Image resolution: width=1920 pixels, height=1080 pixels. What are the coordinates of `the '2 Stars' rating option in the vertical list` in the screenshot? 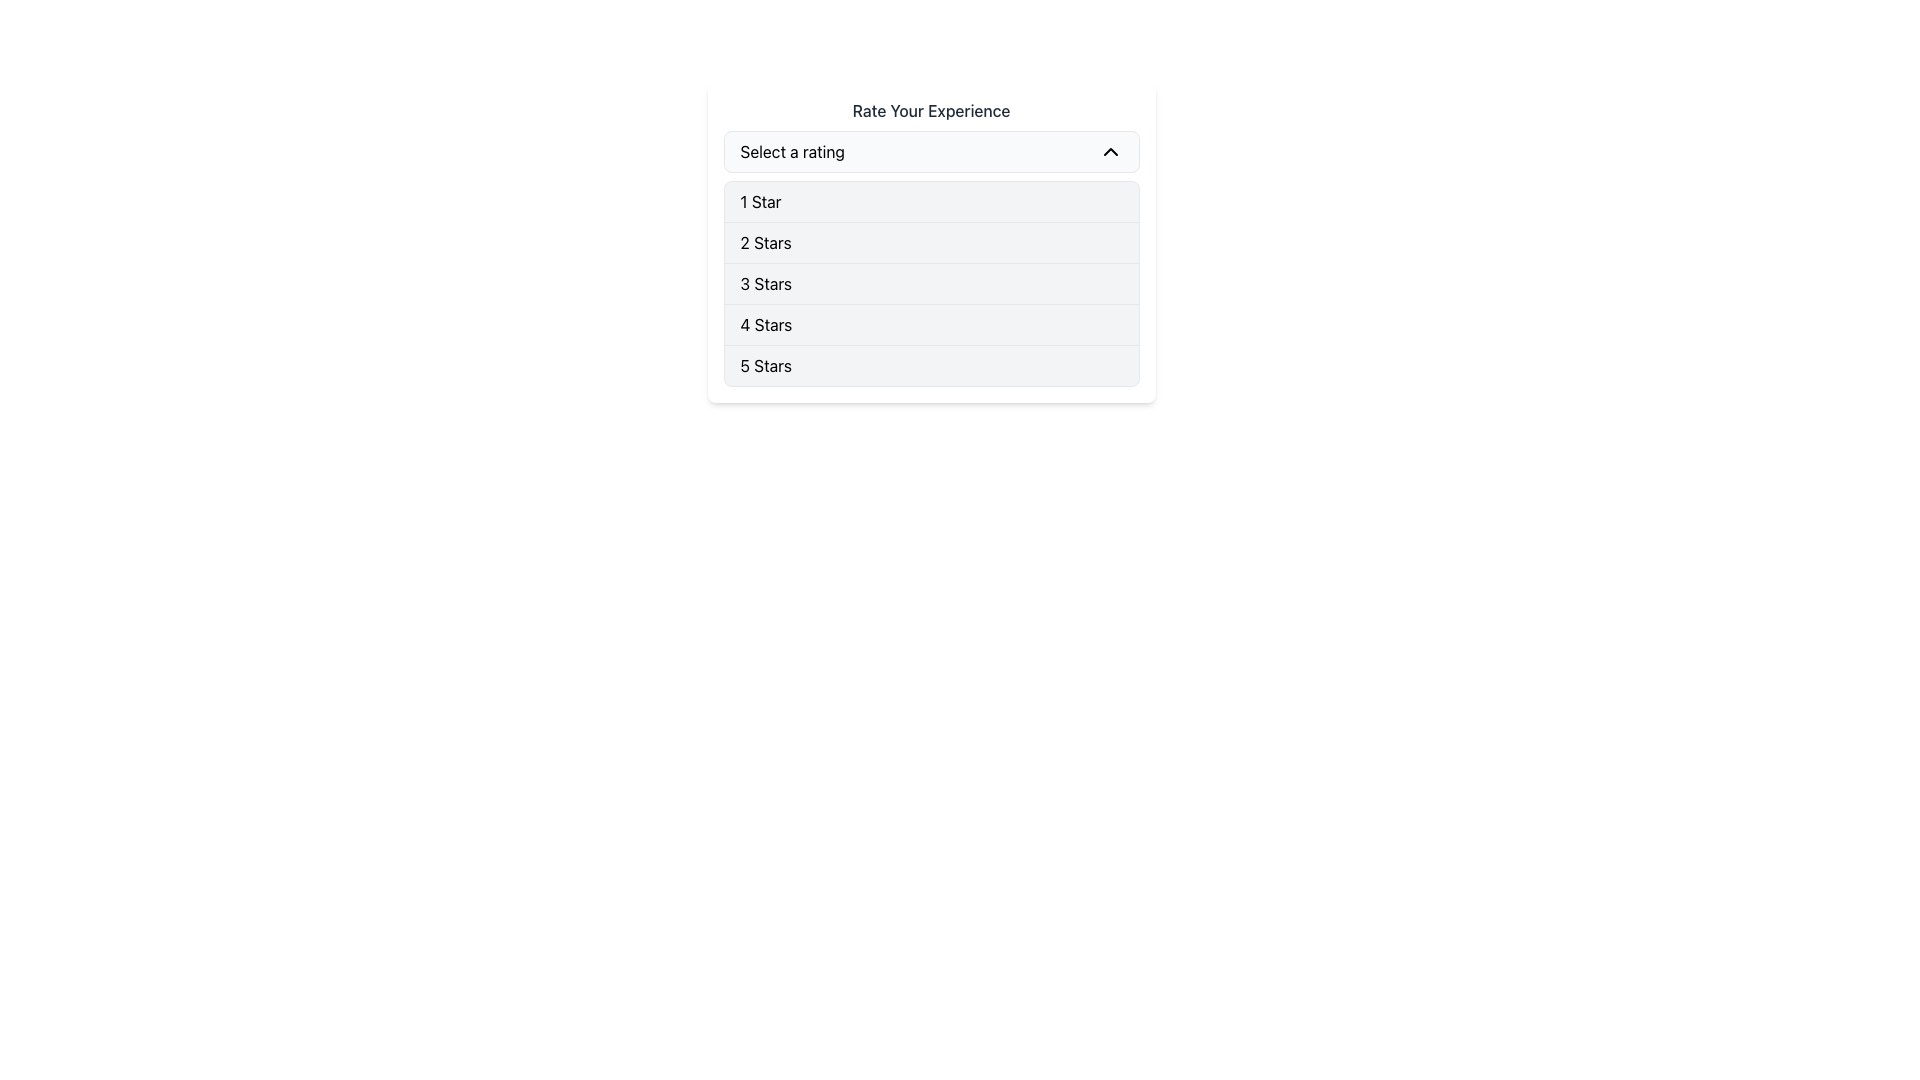 It's located at (930, 241).